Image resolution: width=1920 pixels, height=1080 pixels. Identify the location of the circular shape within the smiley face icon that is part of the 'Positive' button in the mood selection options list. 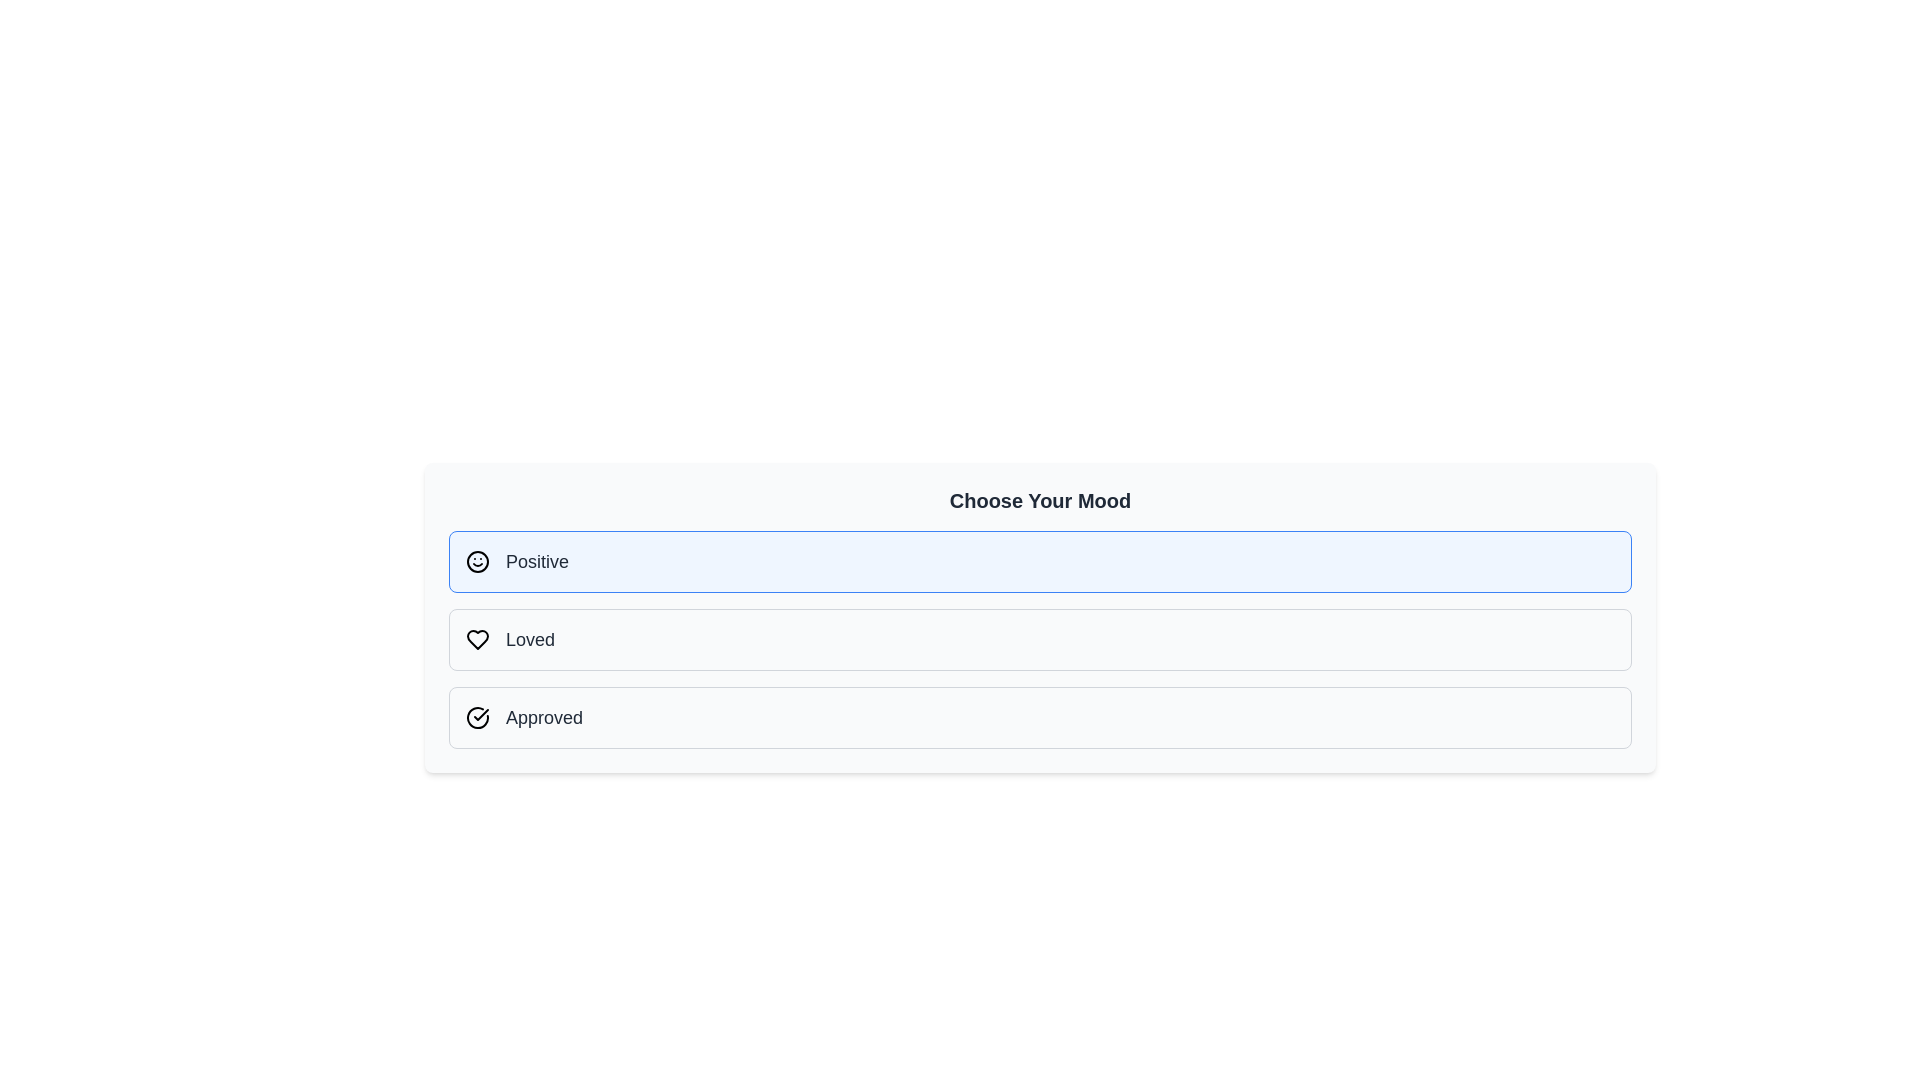
(477, 562).